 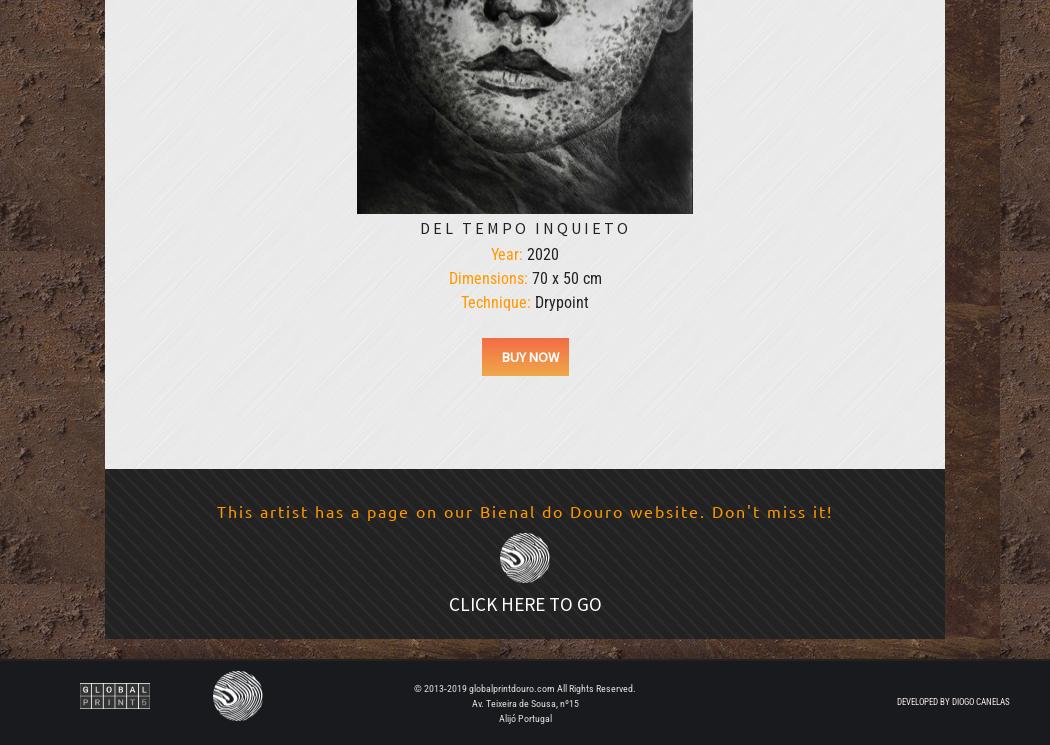 What do you see at coordinates (487, 277) in the screenshot?
I see `'Dimensions:'` at bounding box center [487, 277].